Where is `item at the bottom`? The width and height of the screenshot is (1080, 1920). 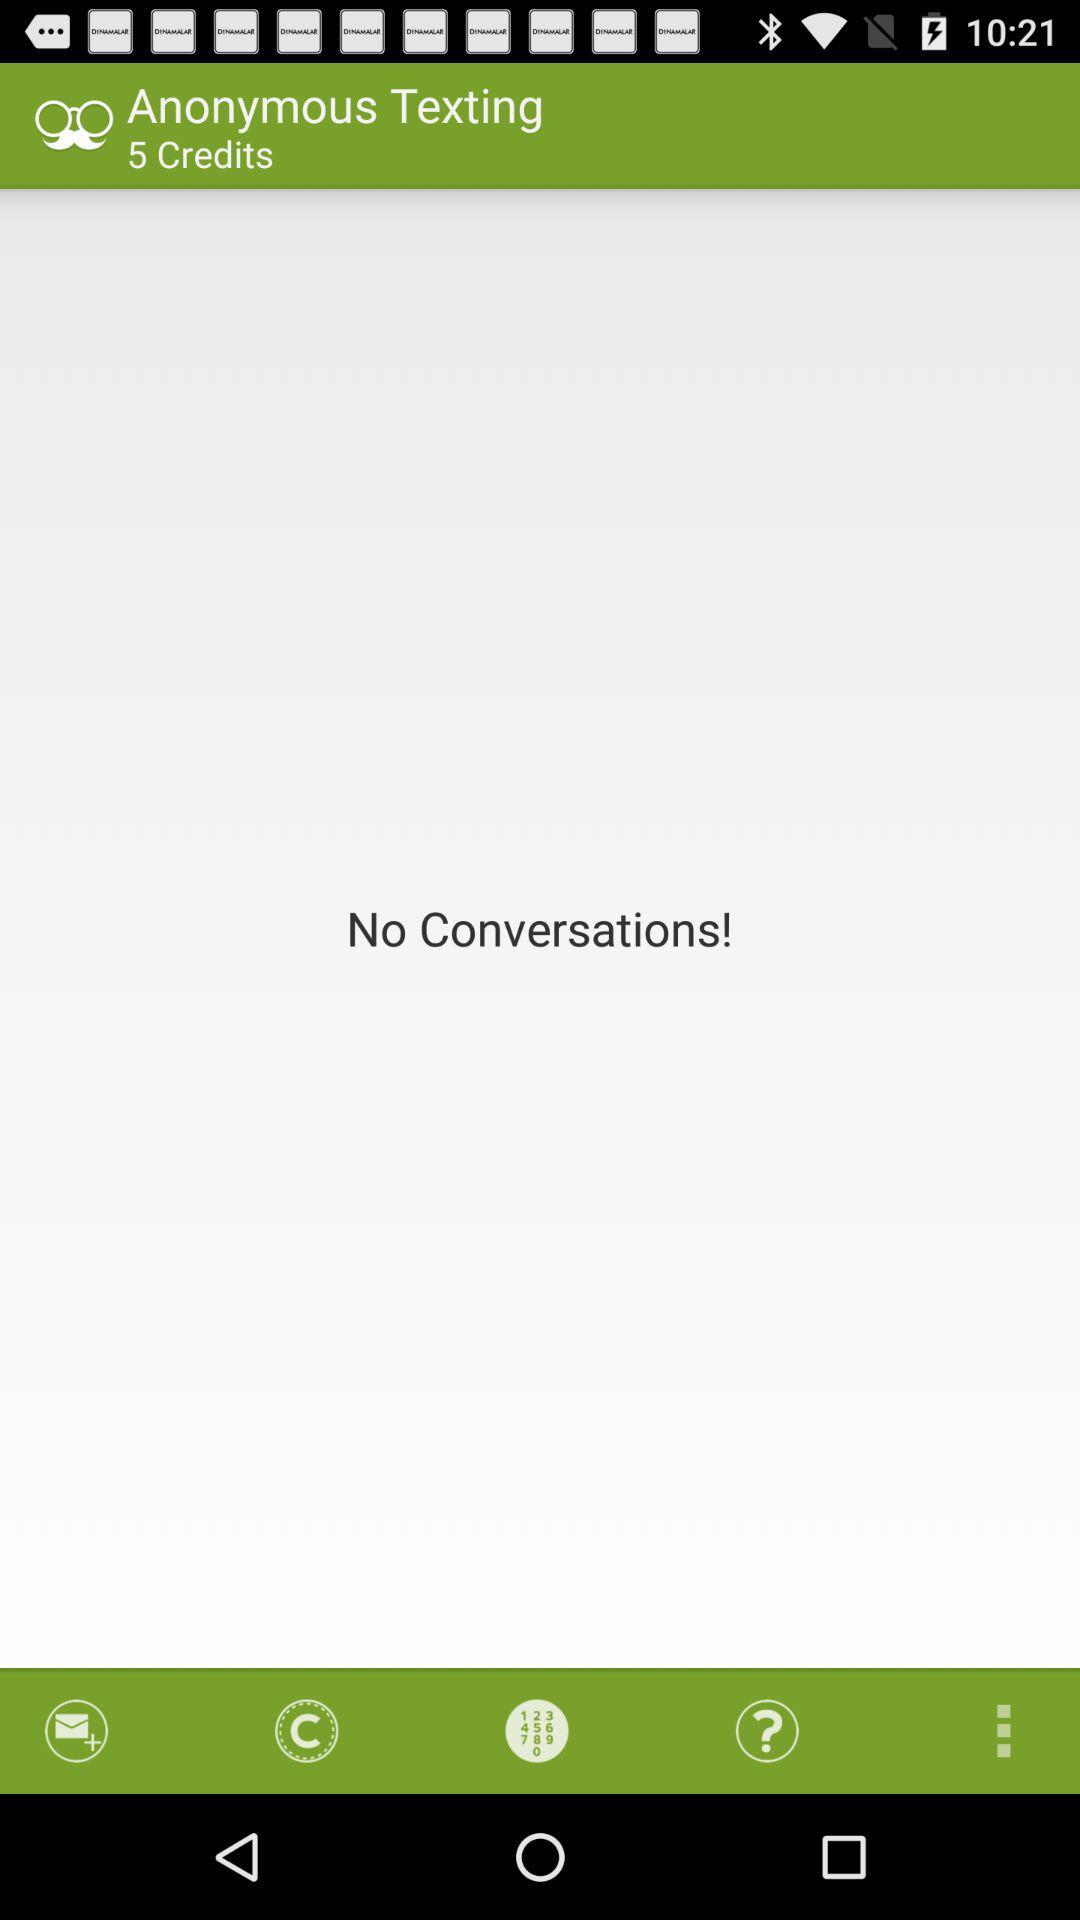
item at the bottom is located at coordinates (536, 1730).